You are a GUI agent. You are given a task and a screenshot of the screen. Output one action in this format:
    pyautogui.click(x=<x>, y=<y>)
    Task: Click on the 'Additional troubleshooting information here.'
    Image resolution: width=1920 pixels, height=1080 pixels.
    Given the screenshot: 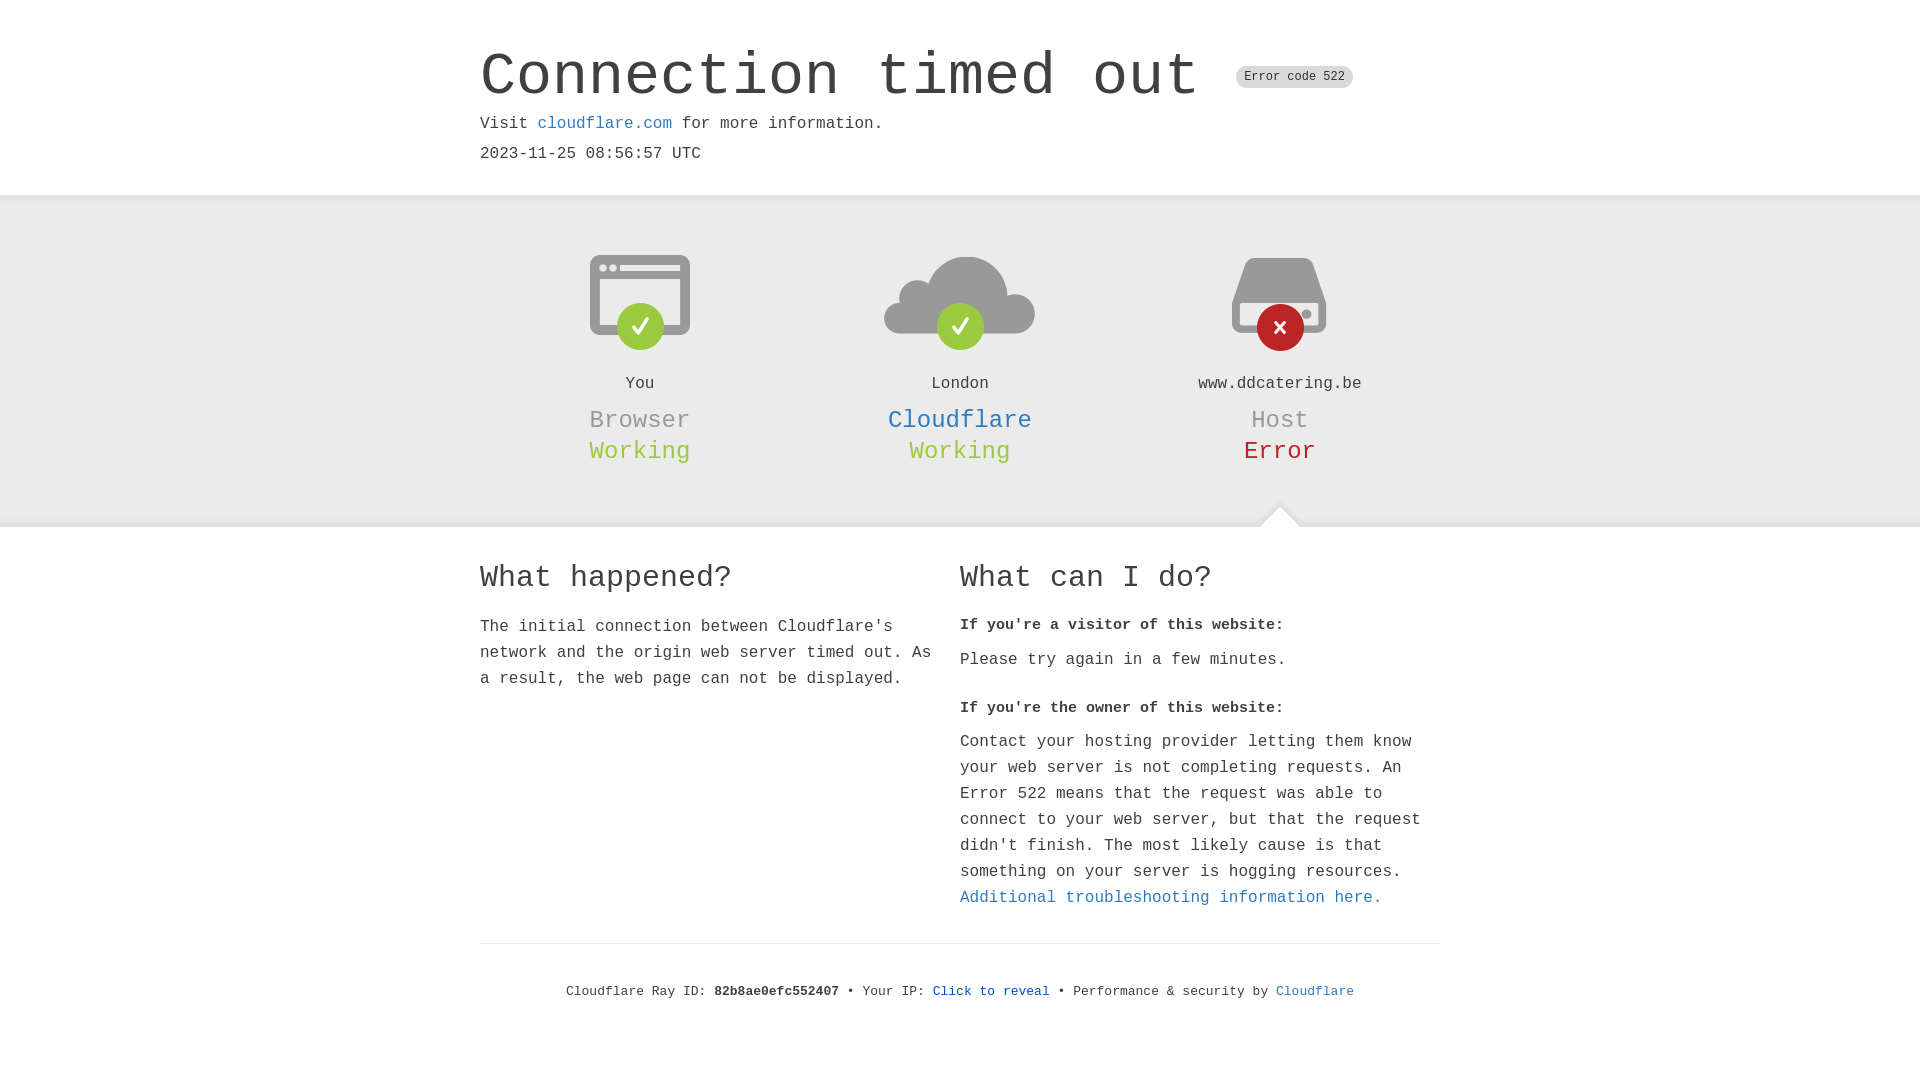 What is the action you would take?
    pyautogui.click(x=1171, y=897)
    